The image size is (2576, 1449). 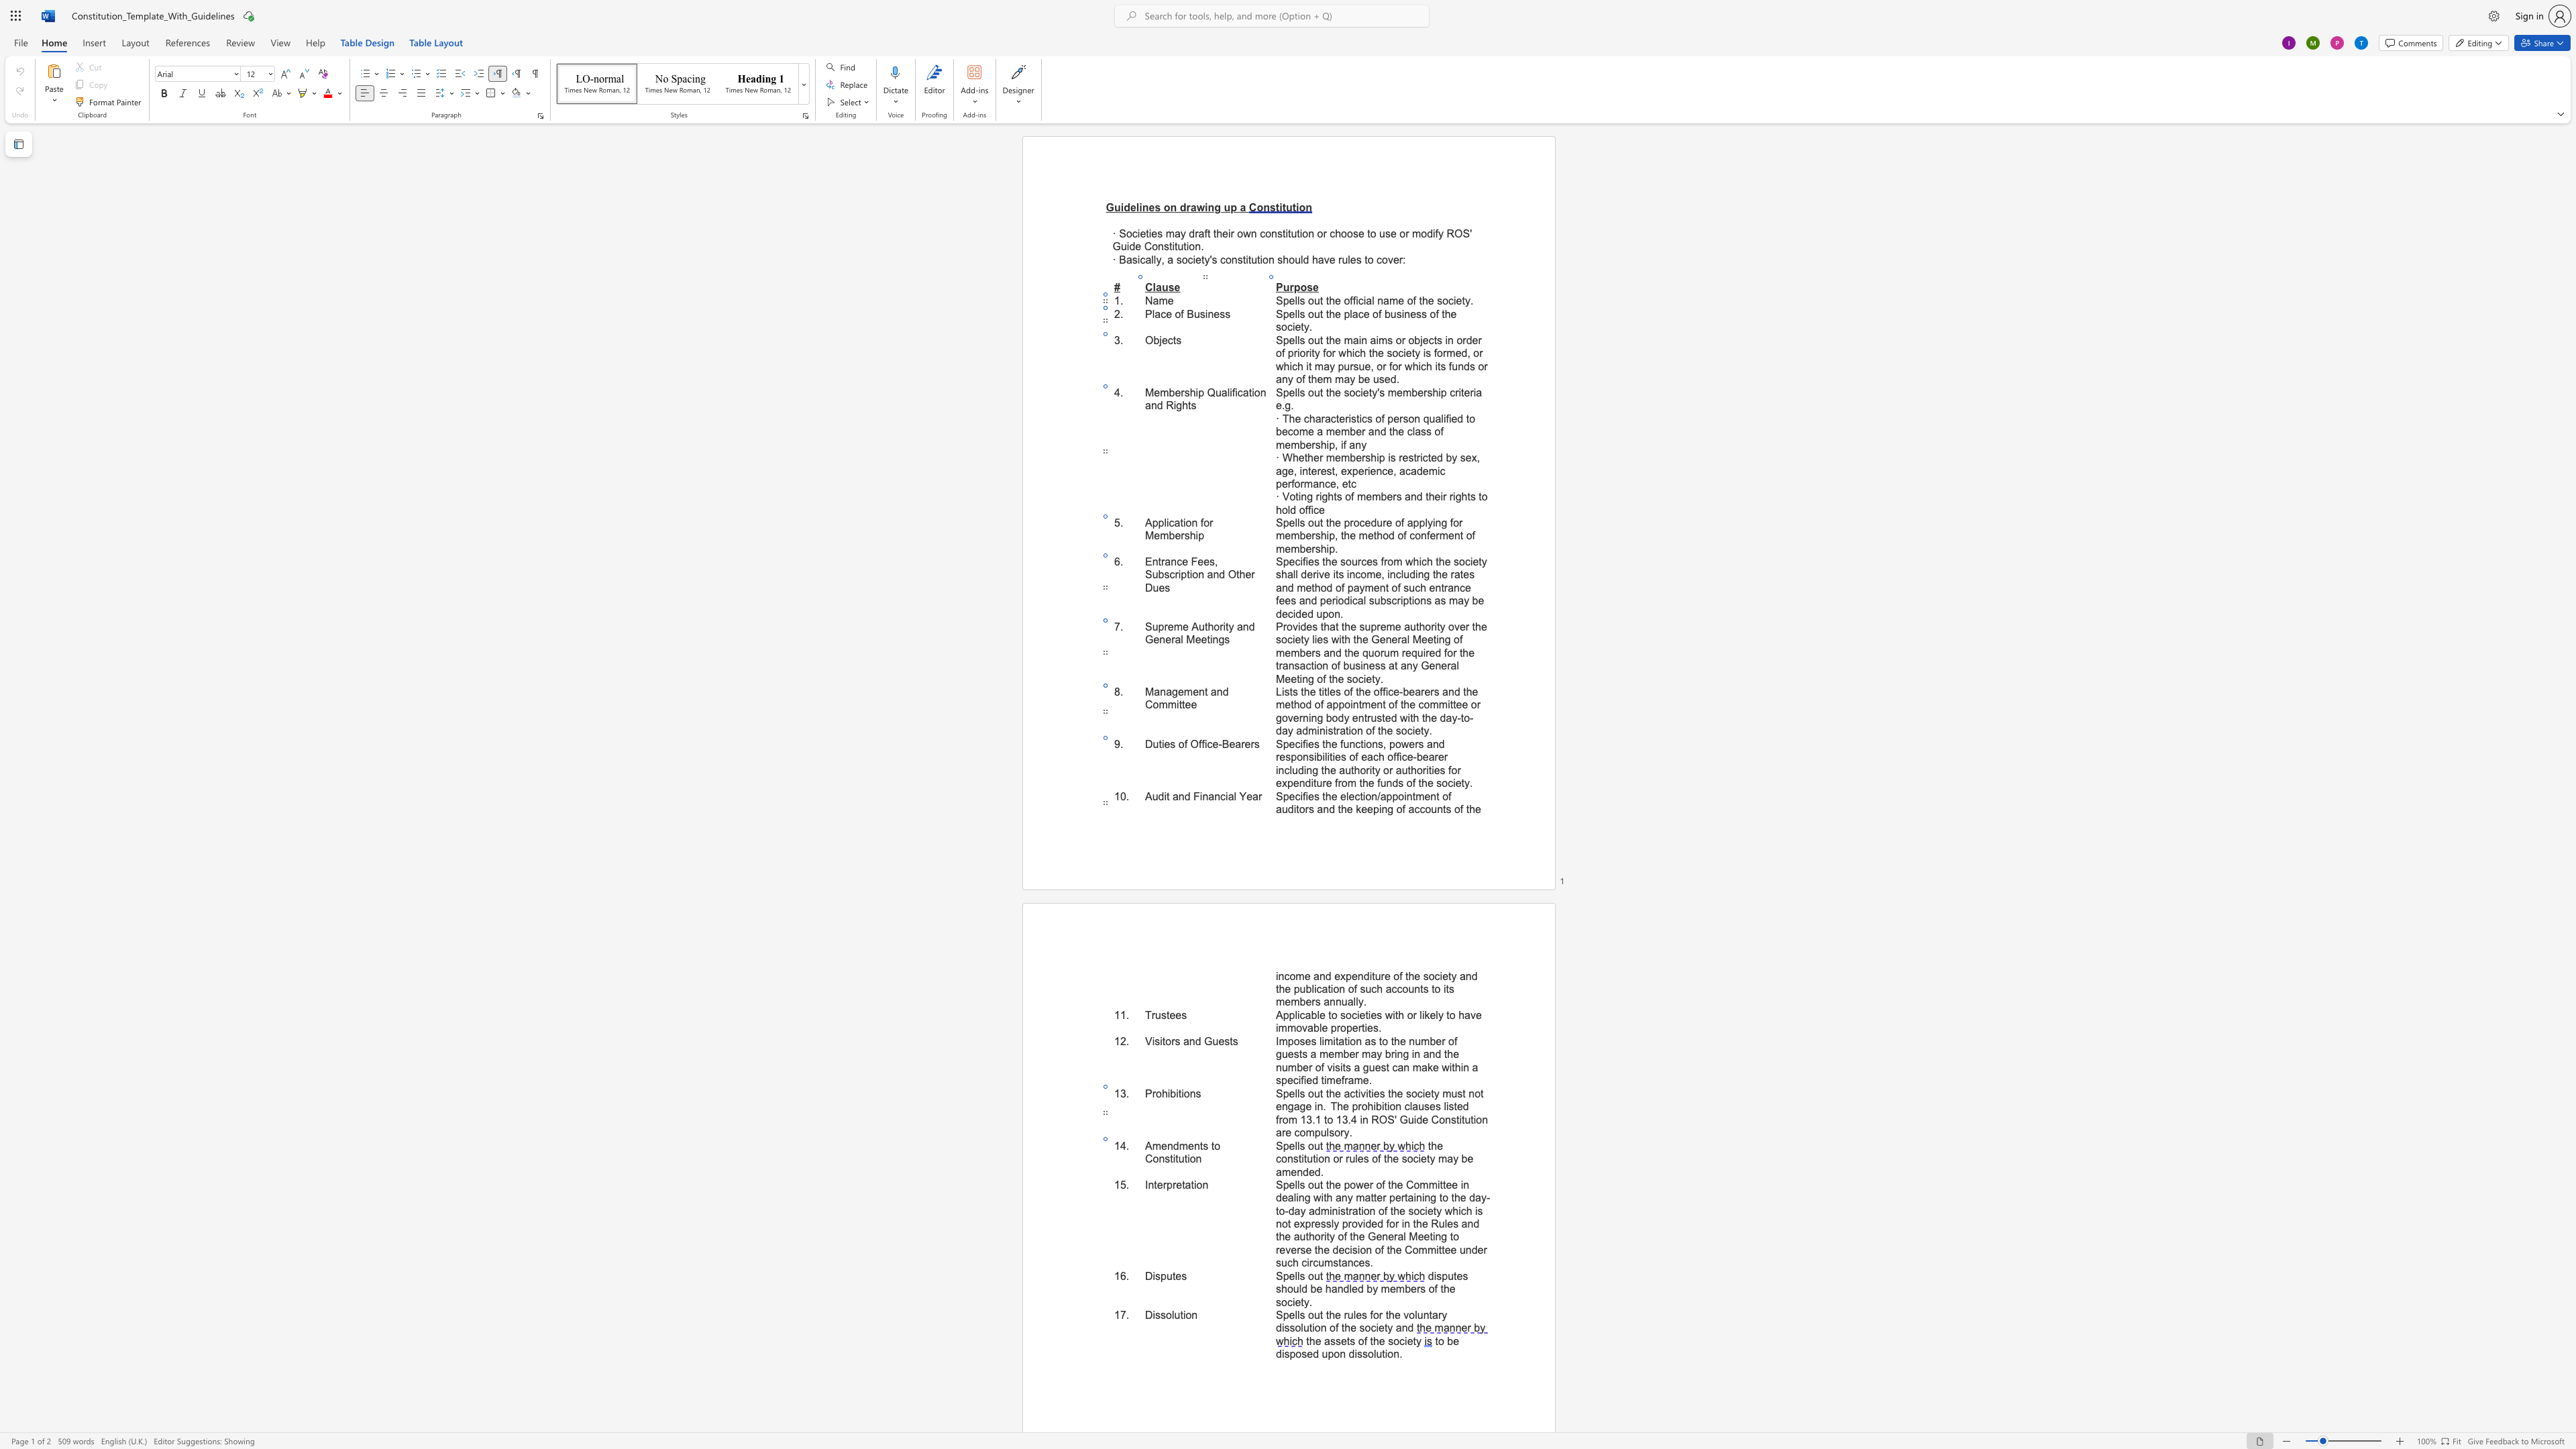 What do you see at coordinates (1279, 1145) in the screenshot?
I see `the 1th character "S" in the text` at bounding box center [1279, 1145].